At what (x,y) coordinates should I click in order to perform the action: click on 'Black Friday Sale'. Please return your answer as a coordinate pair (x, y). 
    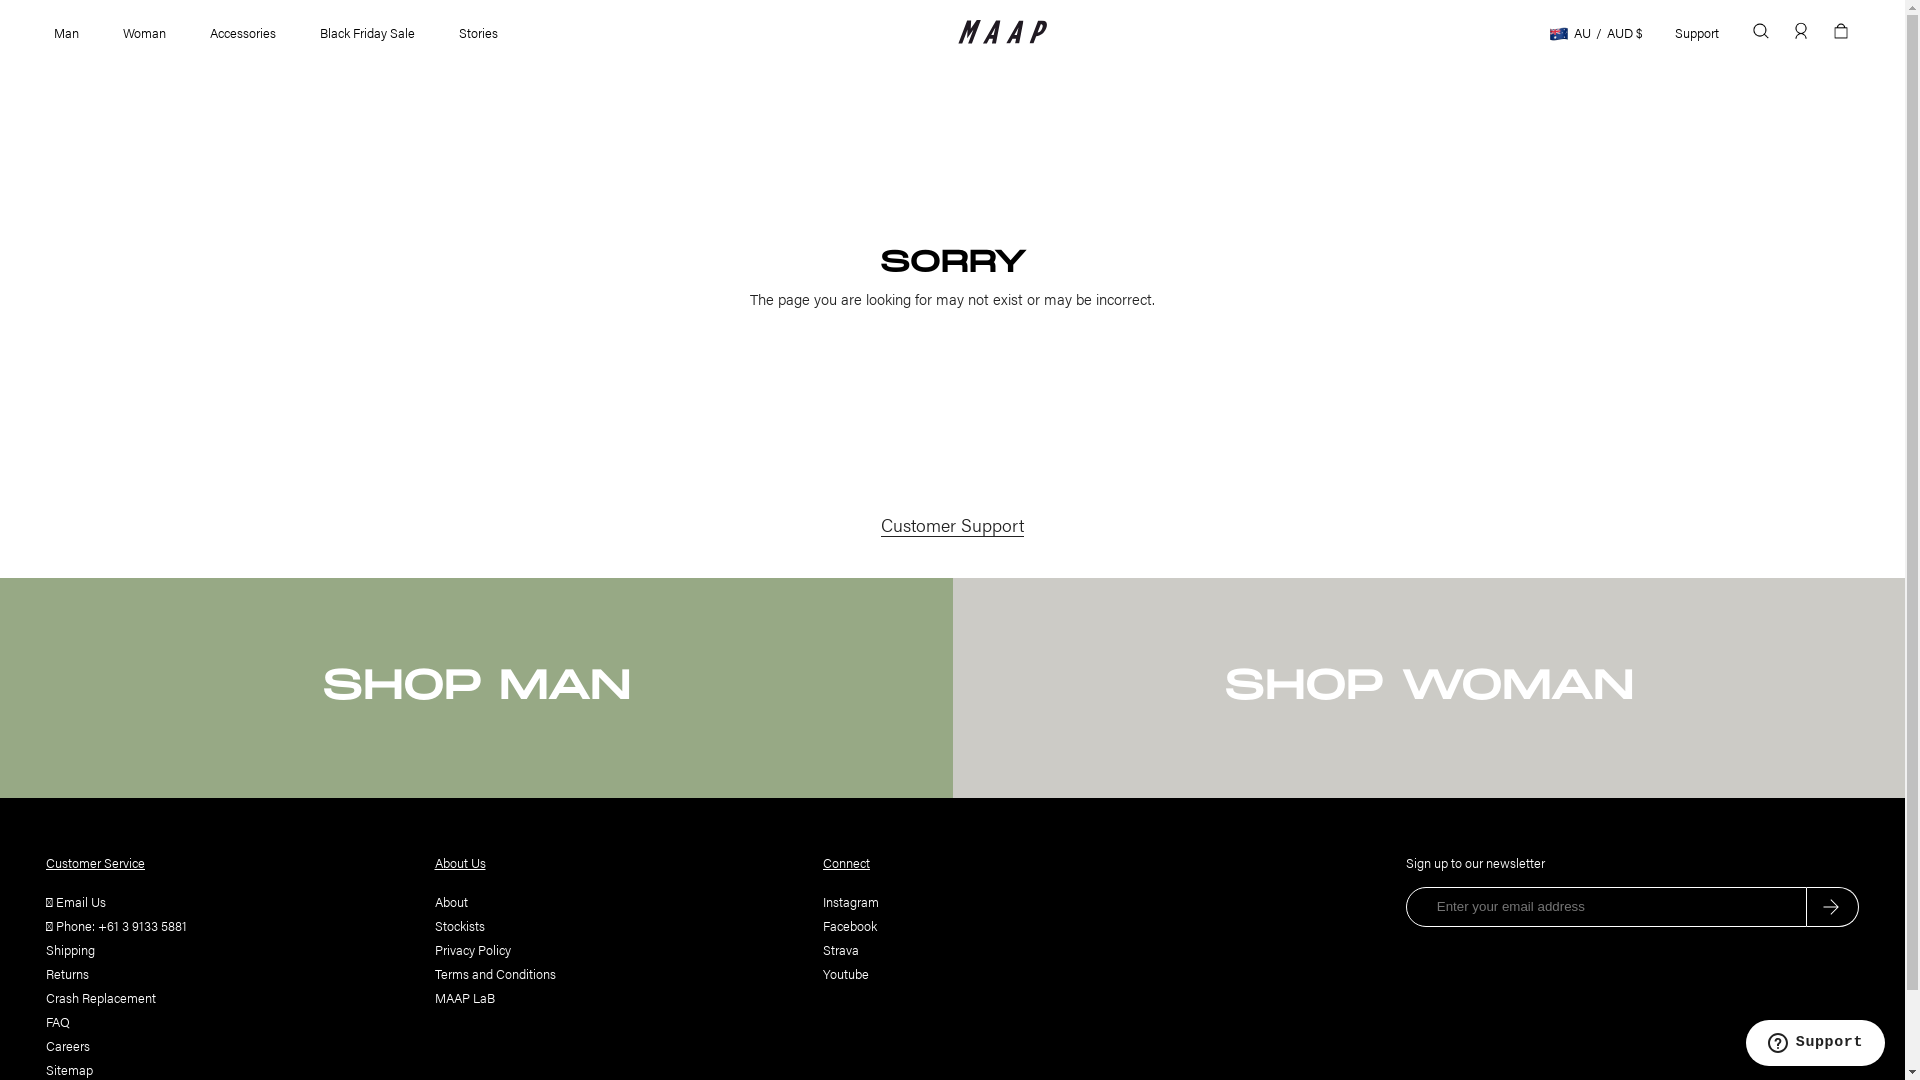
    Looking at the image, I should click on (367, 32).